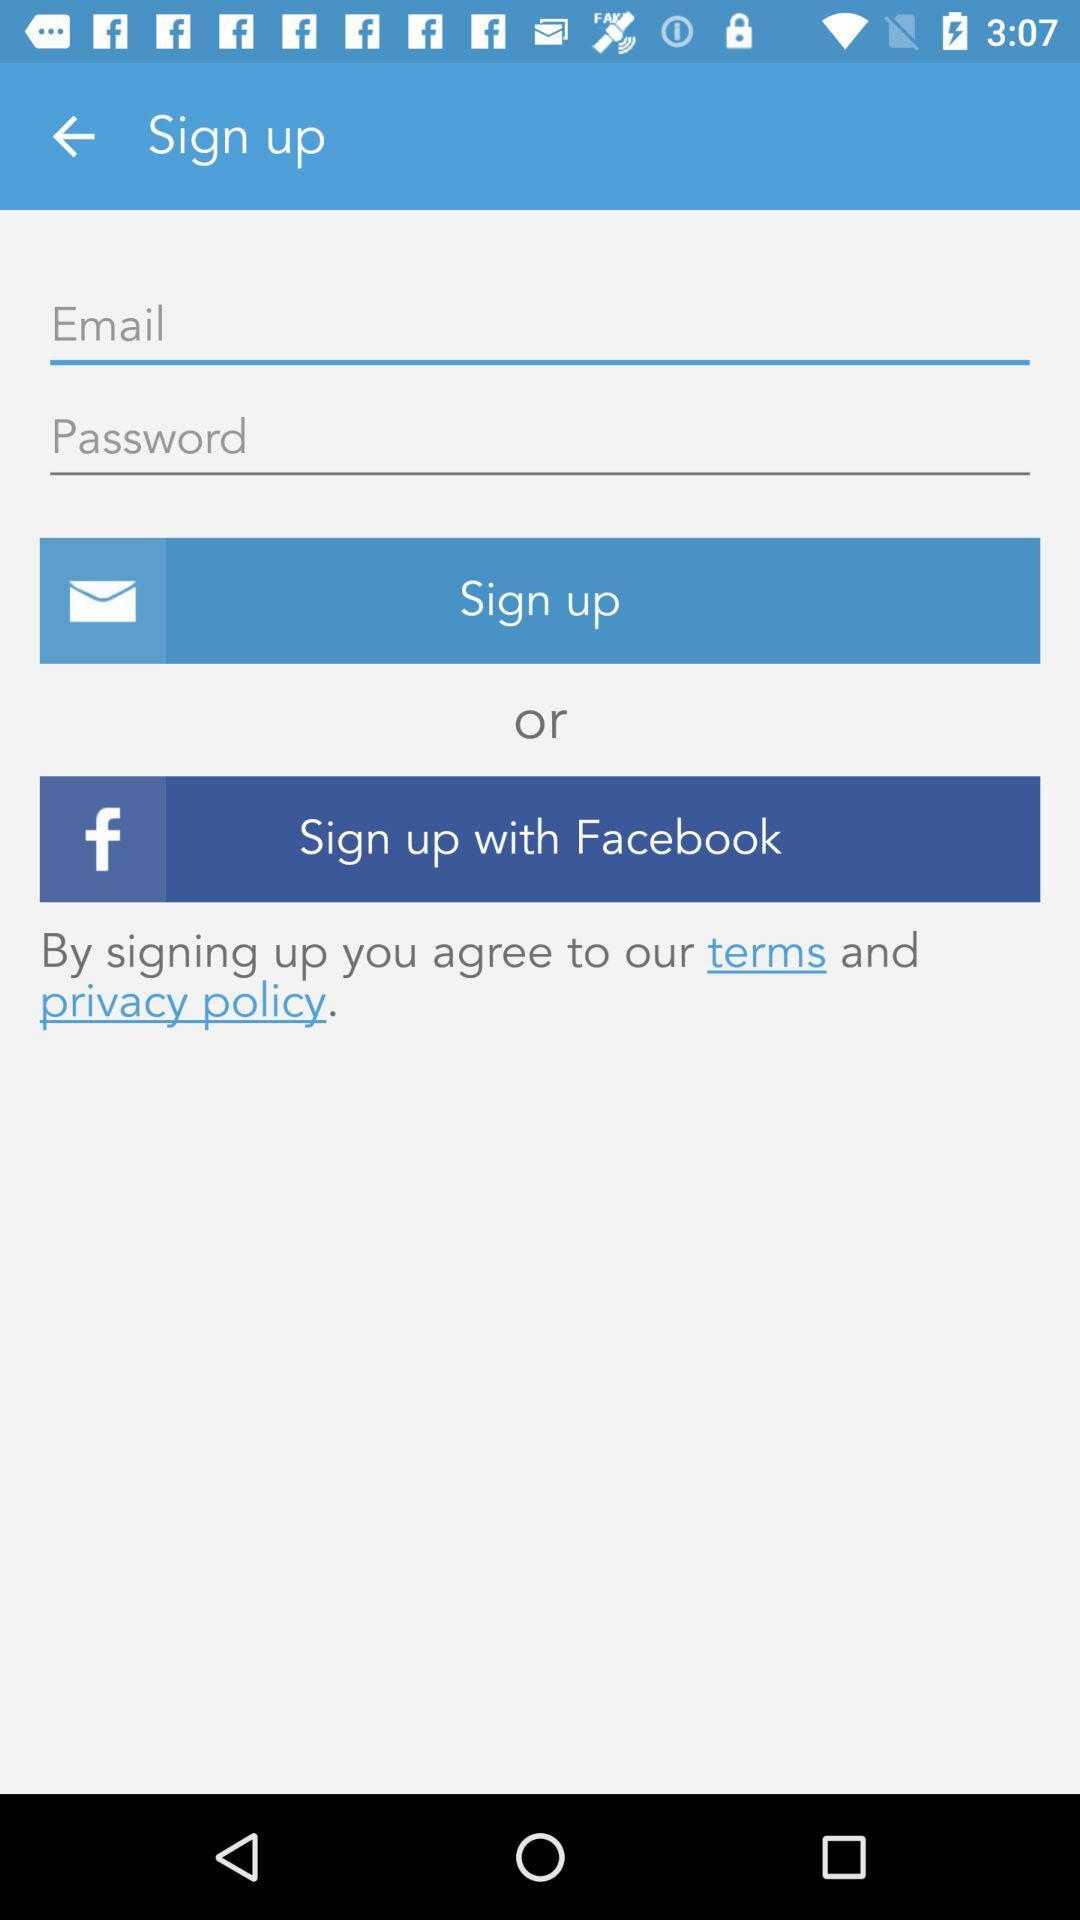 Image resolution: width=1080 pixels, height=1920 pixels. What do you see at coordinates (540, 976) in the screenshot?
I see `the by signing up` at bounding box center [540, 976].